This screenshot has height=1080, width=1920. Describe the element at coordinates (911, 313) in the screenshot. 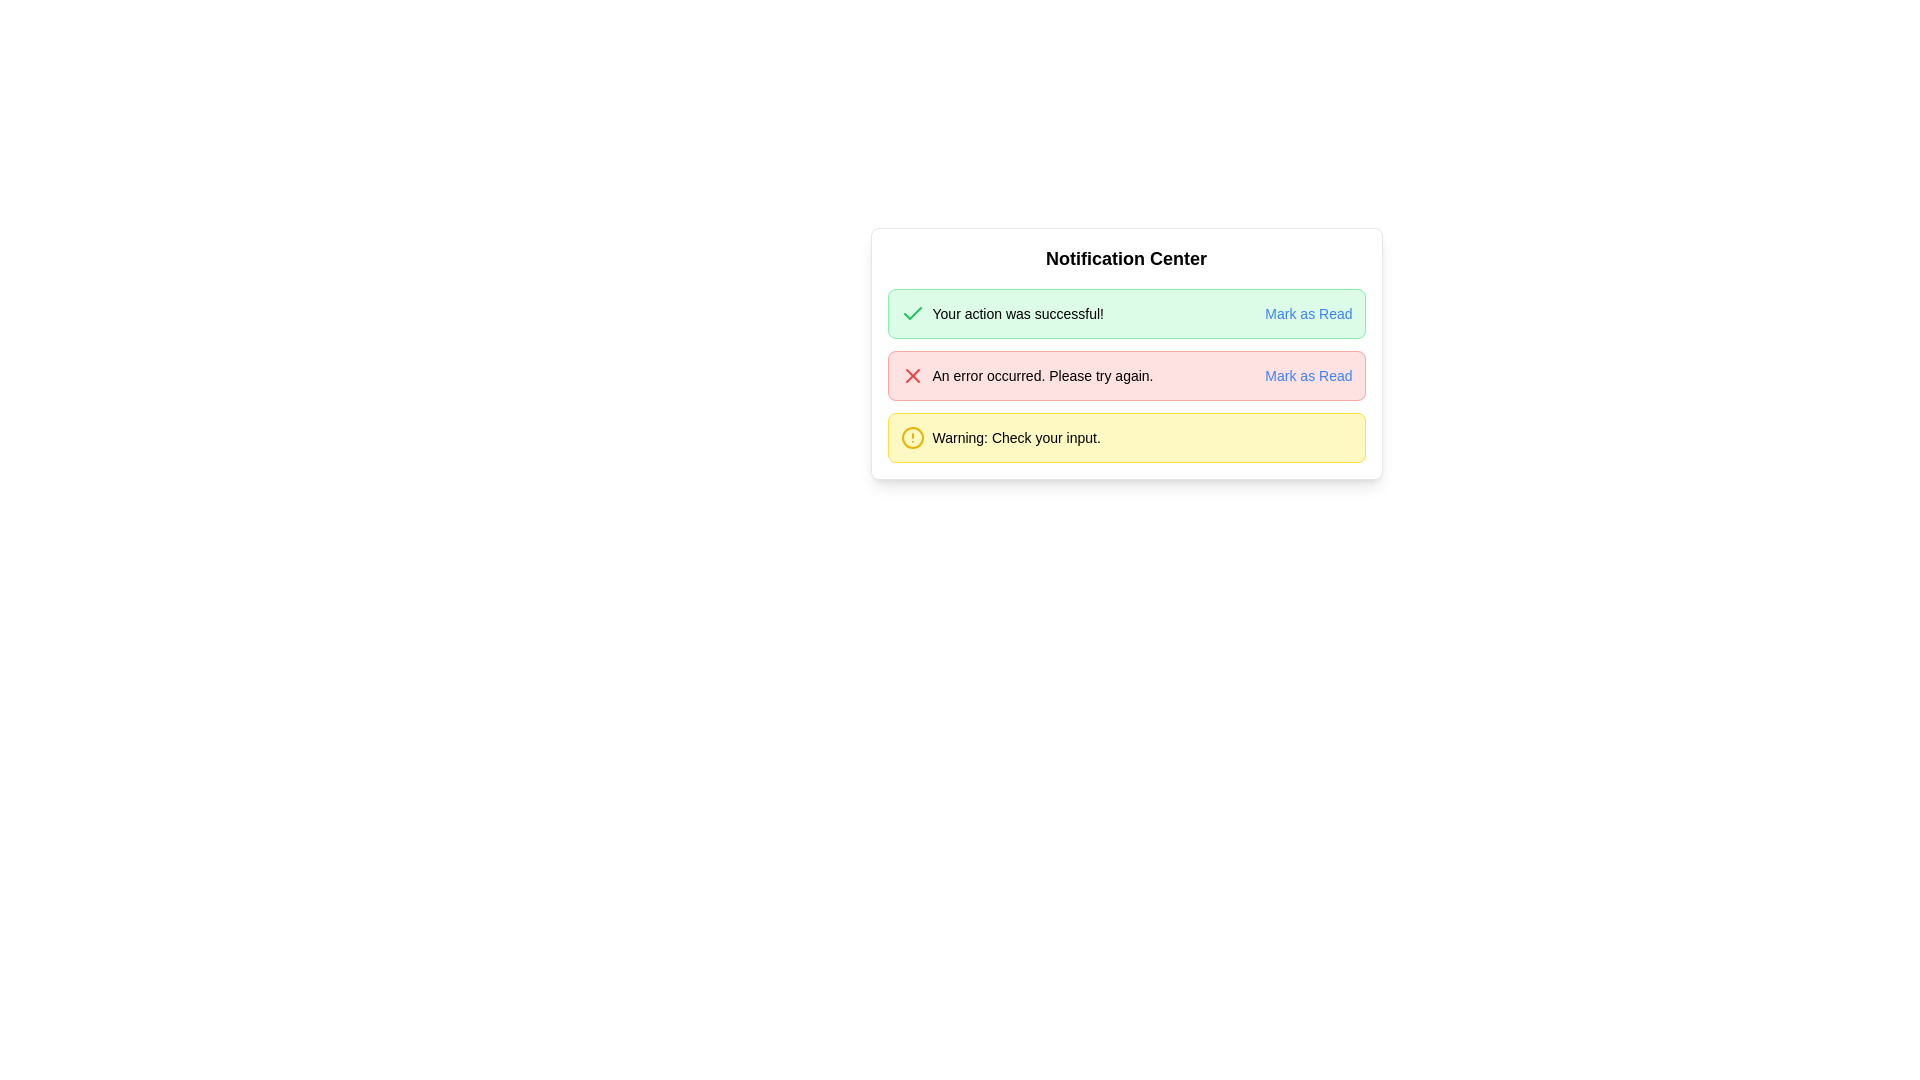

I see `the green checkmark icon indicating success, located to the left of the first notification message in the Notification Center` at that location.